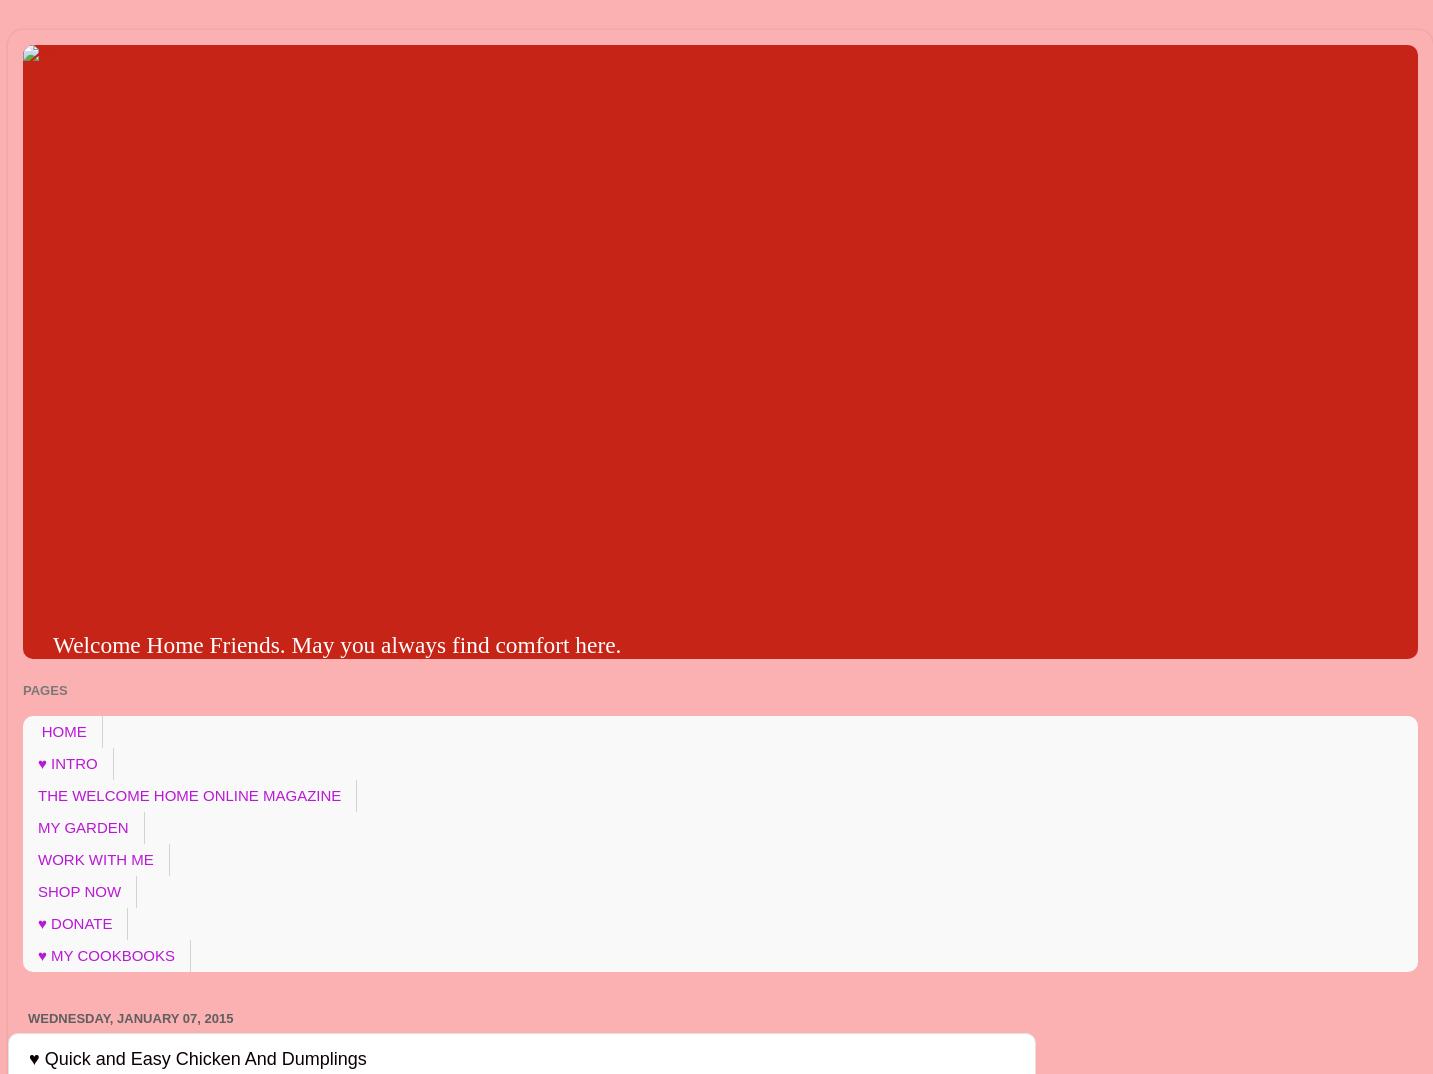 The image size is (1433, 1074). What do you see at coordinates (73, 923) in the screenshot?
I see `'♥ DONATE'` at bounding box center [73, 923].